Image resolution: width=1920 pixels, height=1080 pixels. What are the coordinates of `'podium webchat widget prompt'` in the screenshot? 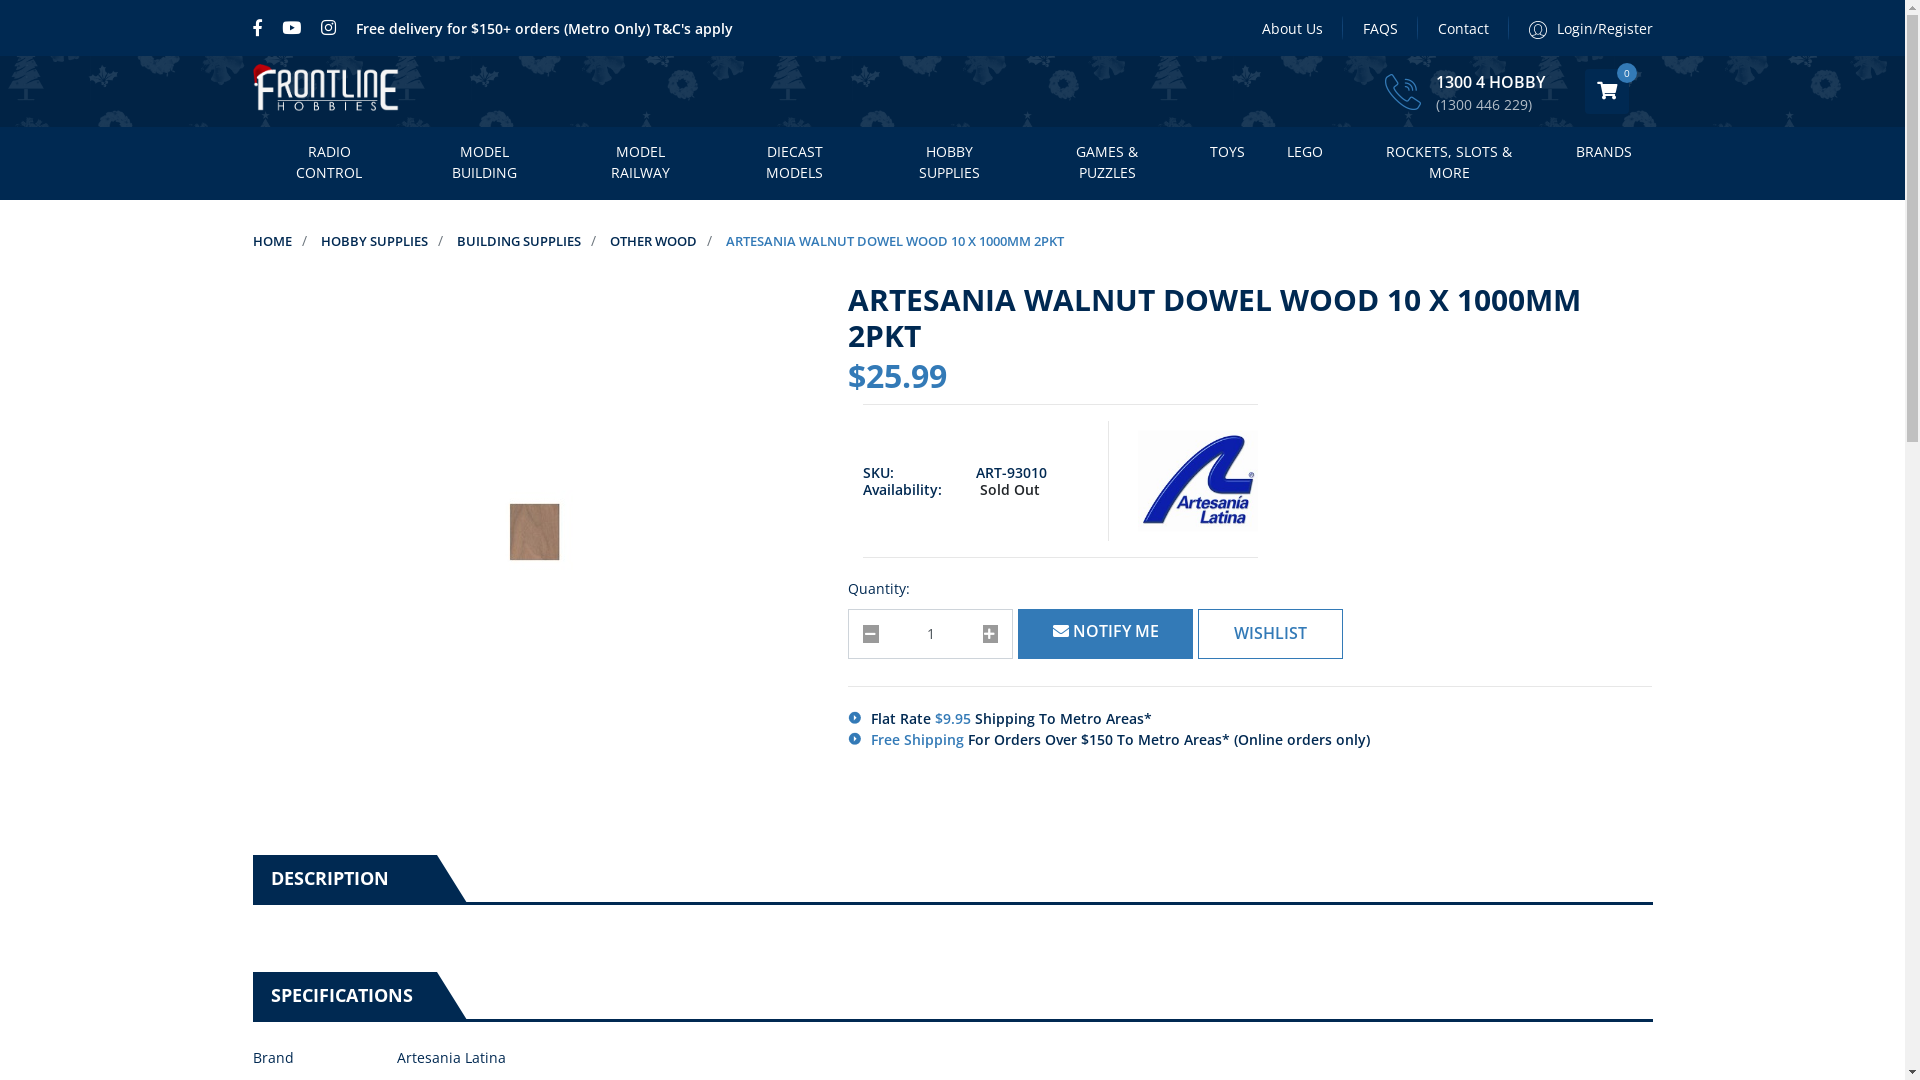 It's located at (1563, 850).